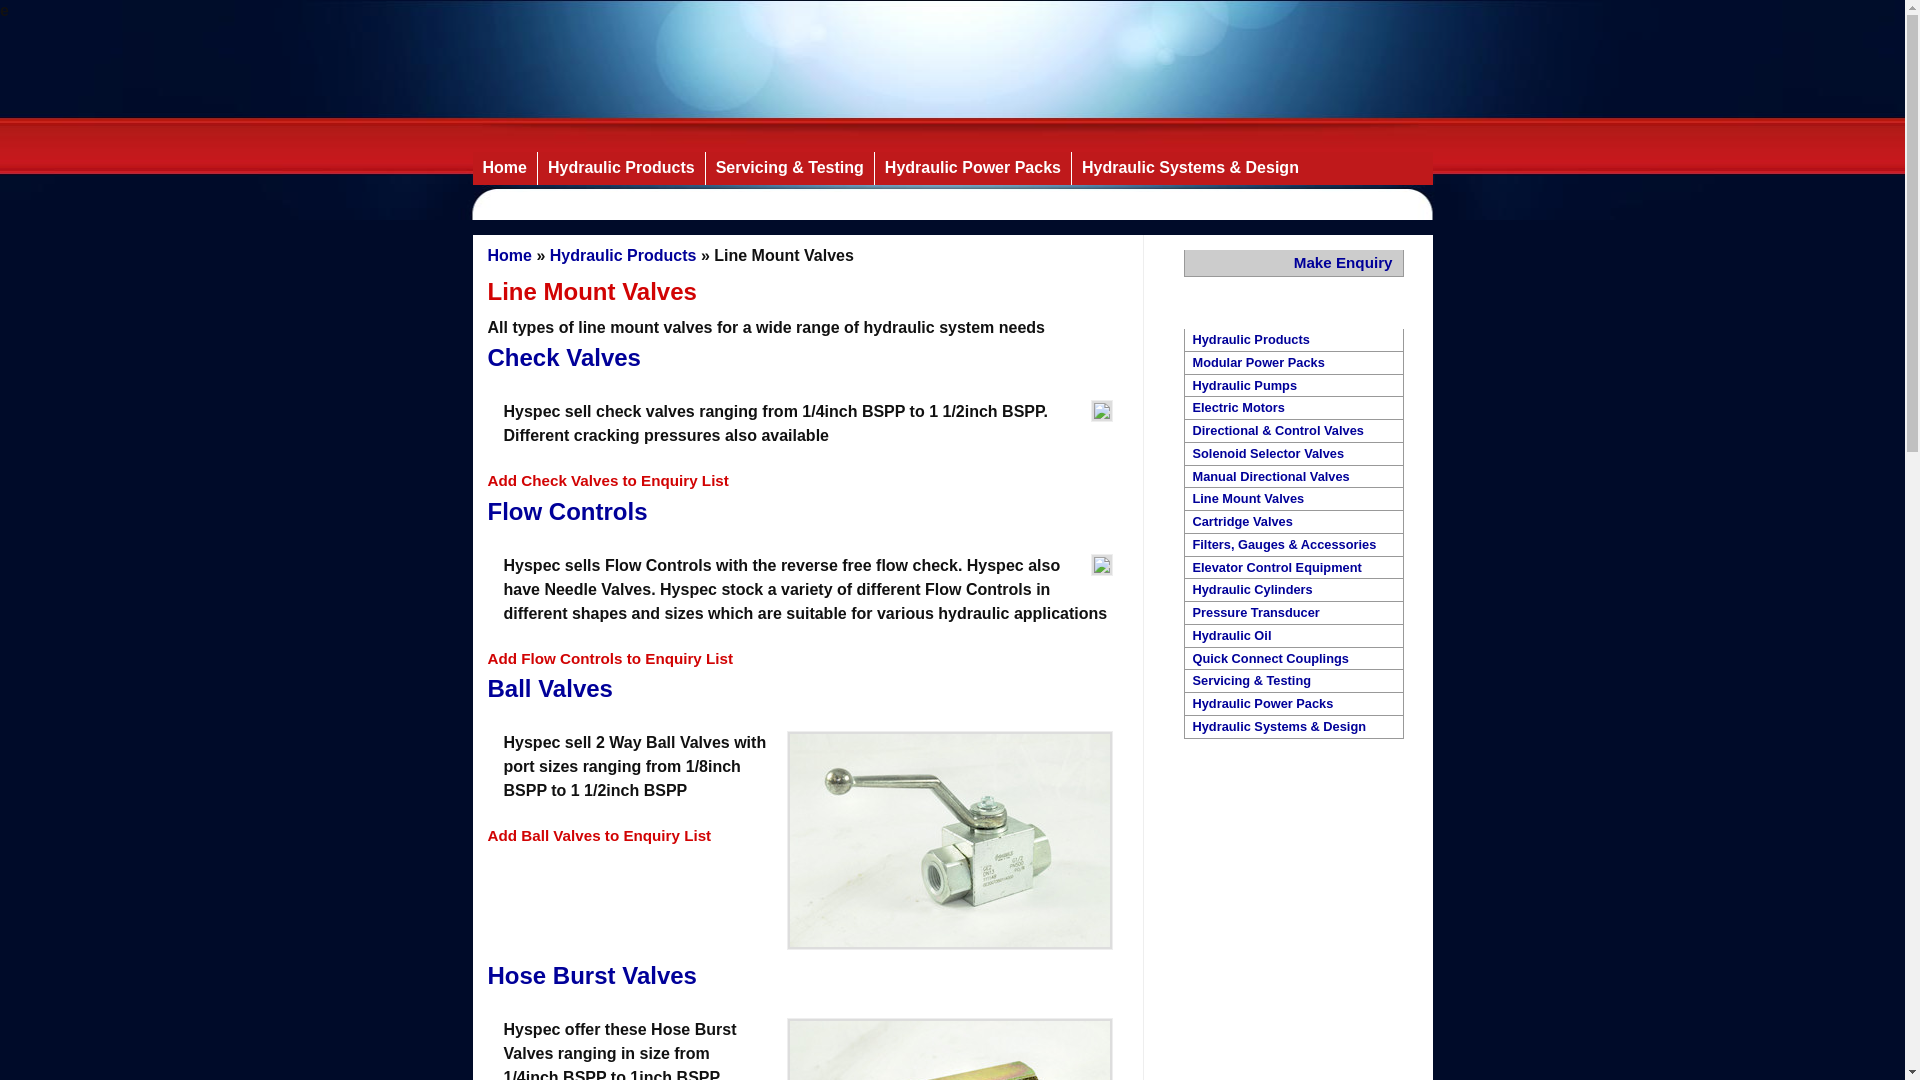  What do you see at coordinates (1292, 477) in the screenshot?
I see `'Manual Directional Valves'` at bounding box center [1292, 477].